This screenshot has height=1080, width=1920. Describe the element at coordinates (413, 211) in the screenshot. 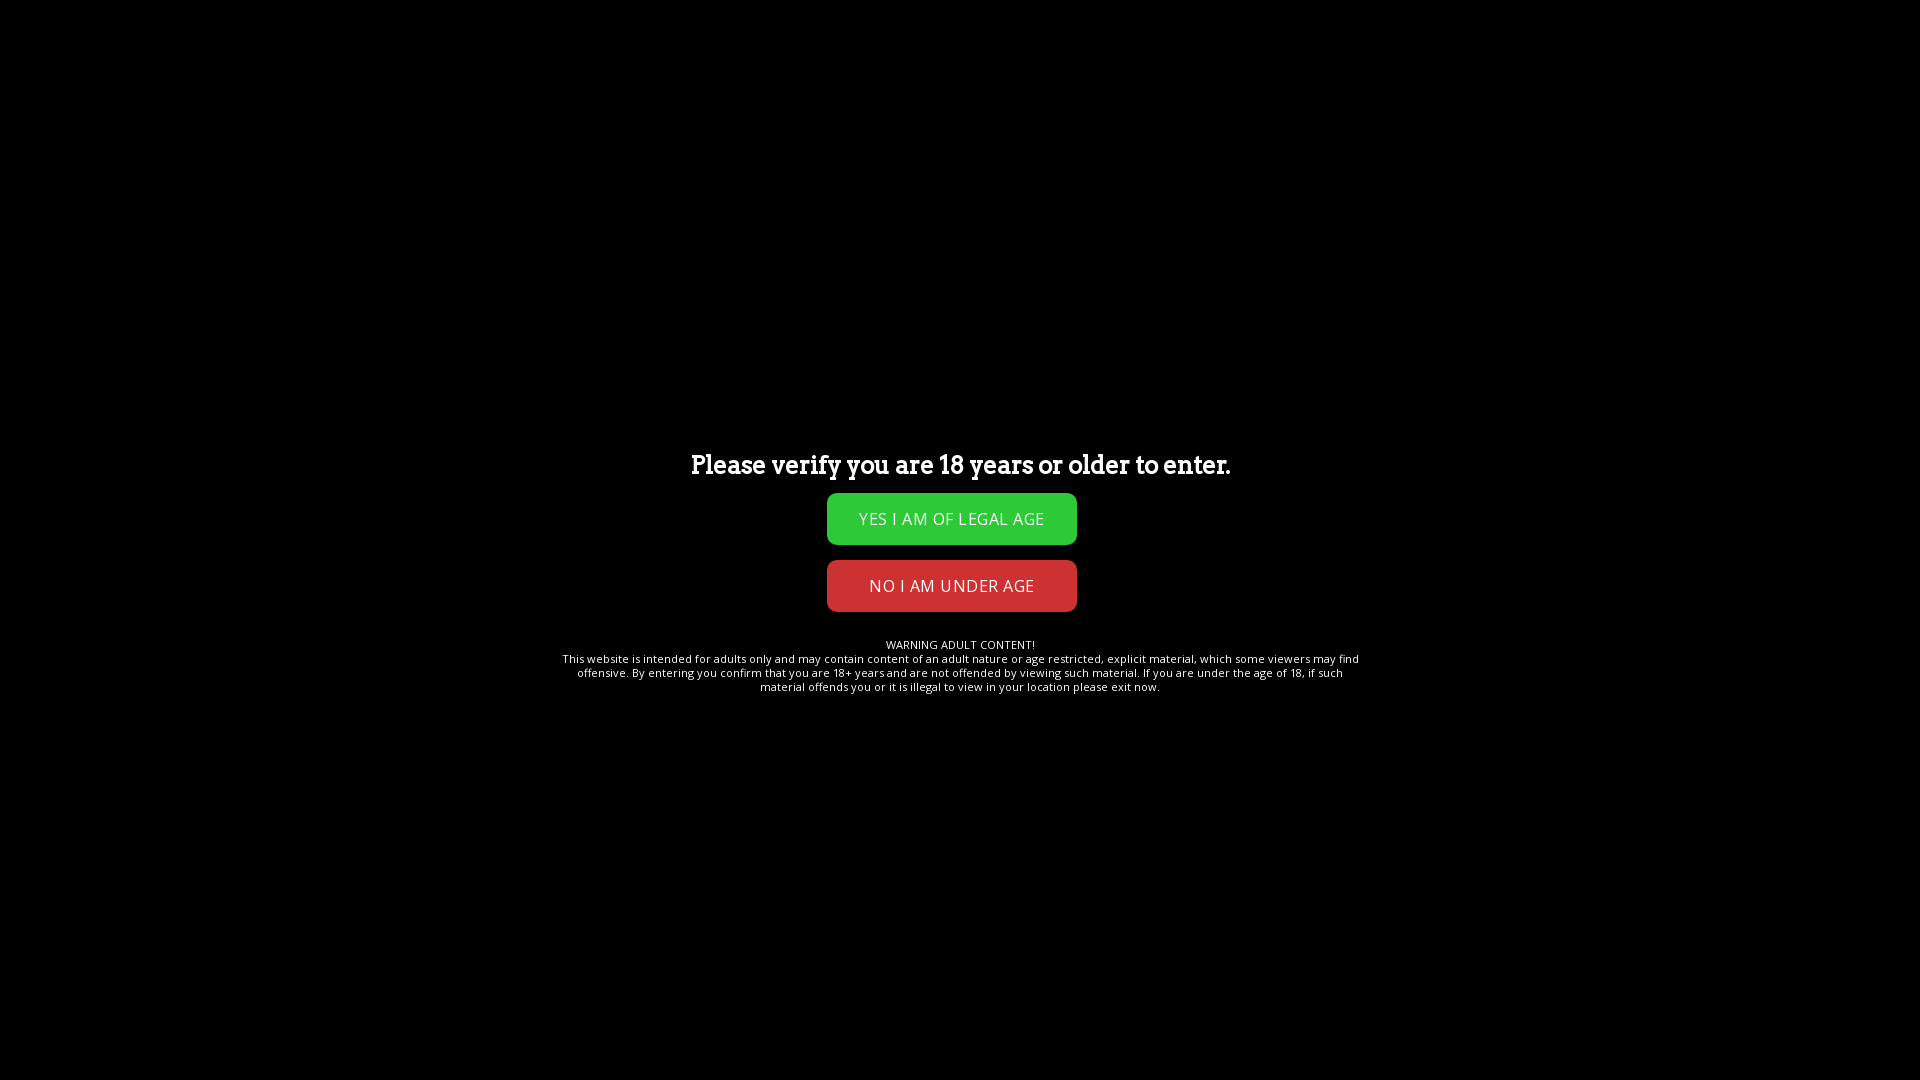

I see `'PACKING RODS'` at that location.